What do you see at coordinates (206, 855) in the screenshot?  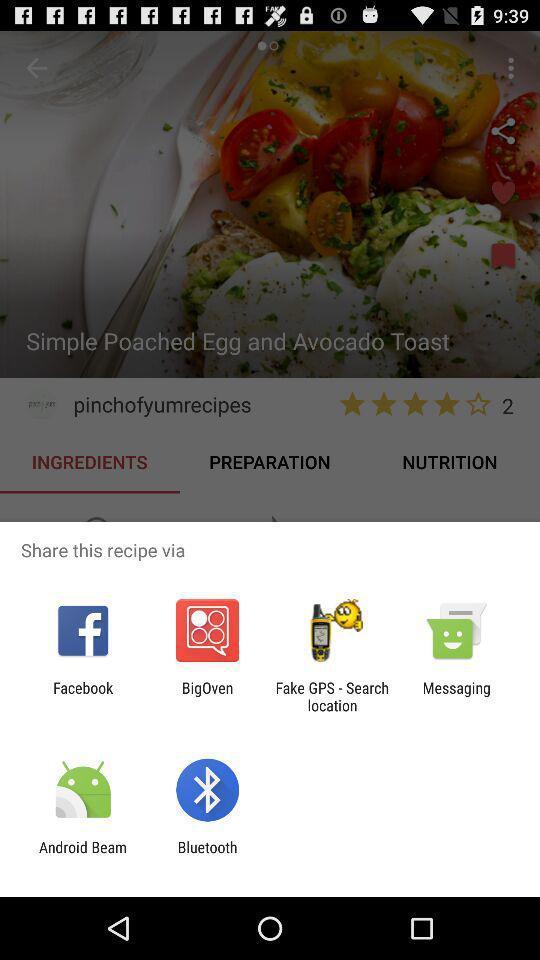 I see `item to the right of android beam icon` at bounding box center [206, 855].